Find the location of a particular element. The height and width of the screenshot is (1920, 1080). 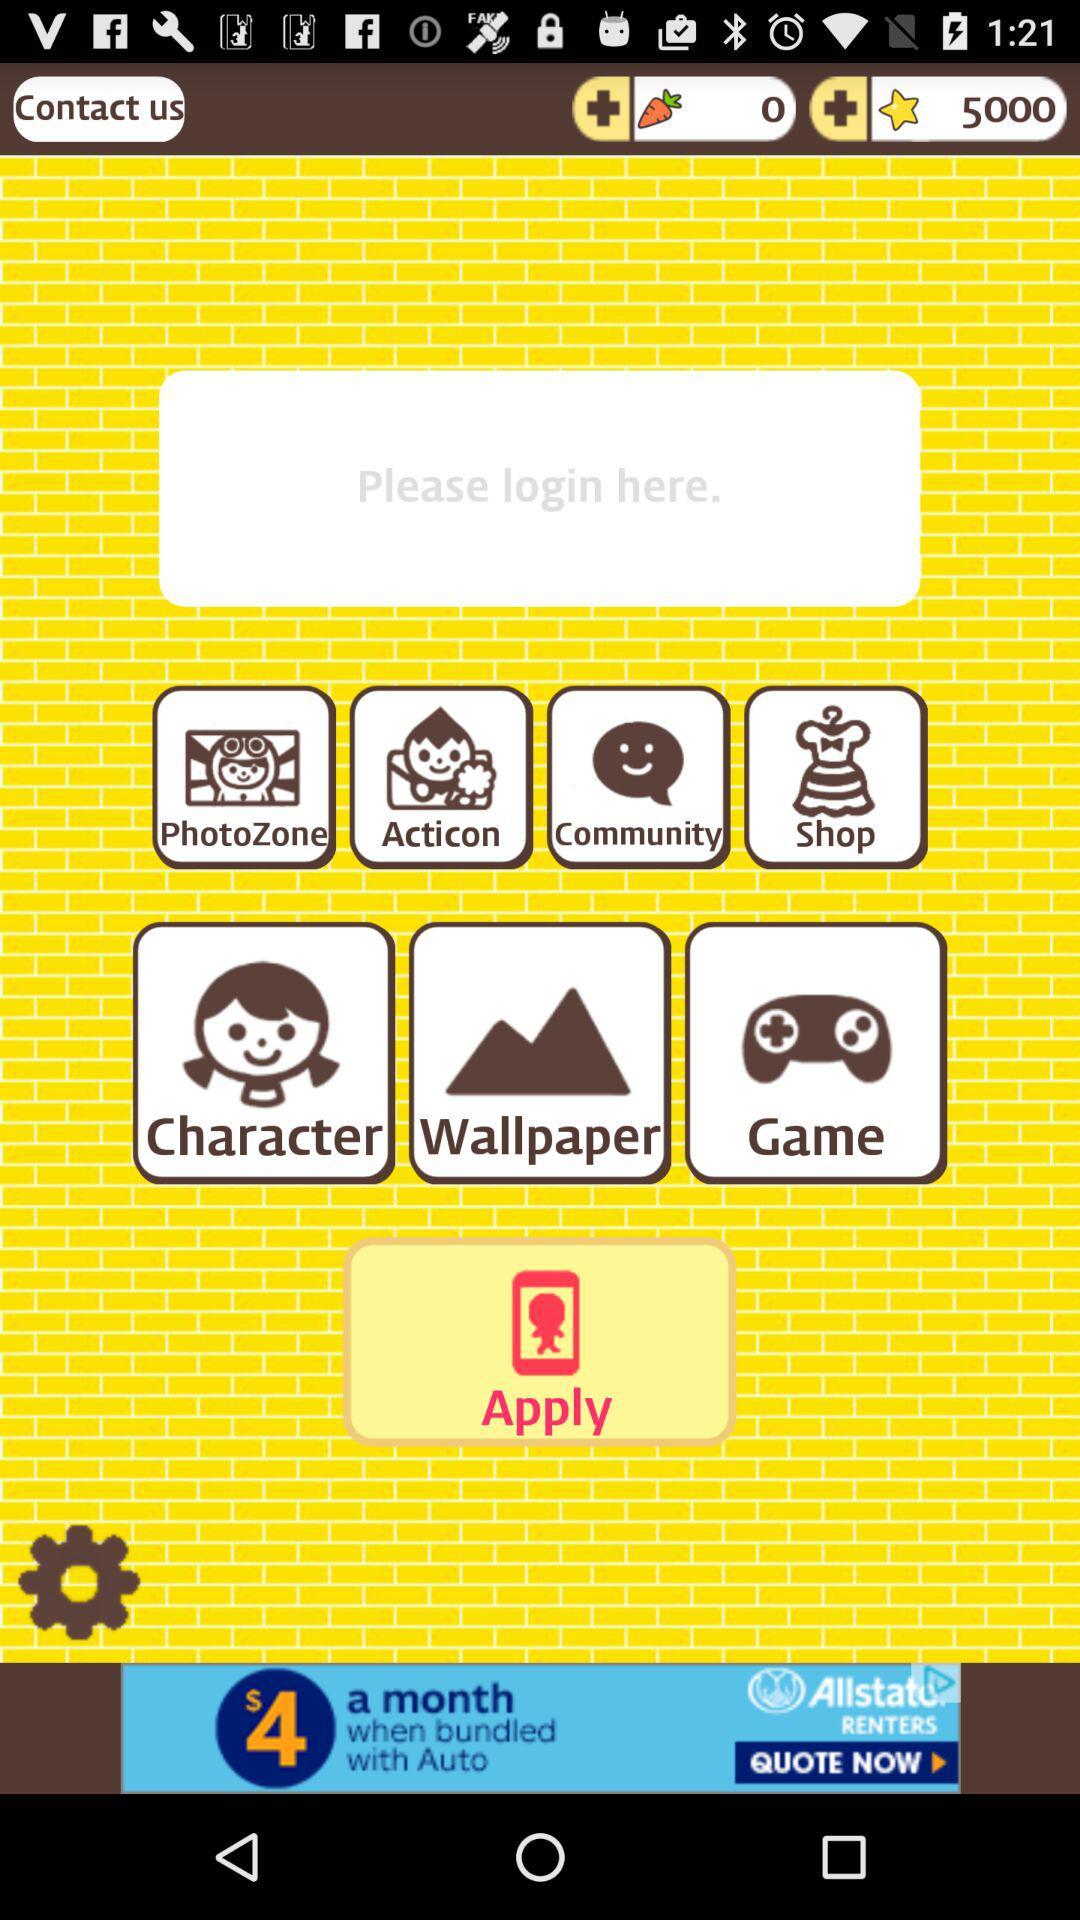

shop is located at coordinates (834, 775).